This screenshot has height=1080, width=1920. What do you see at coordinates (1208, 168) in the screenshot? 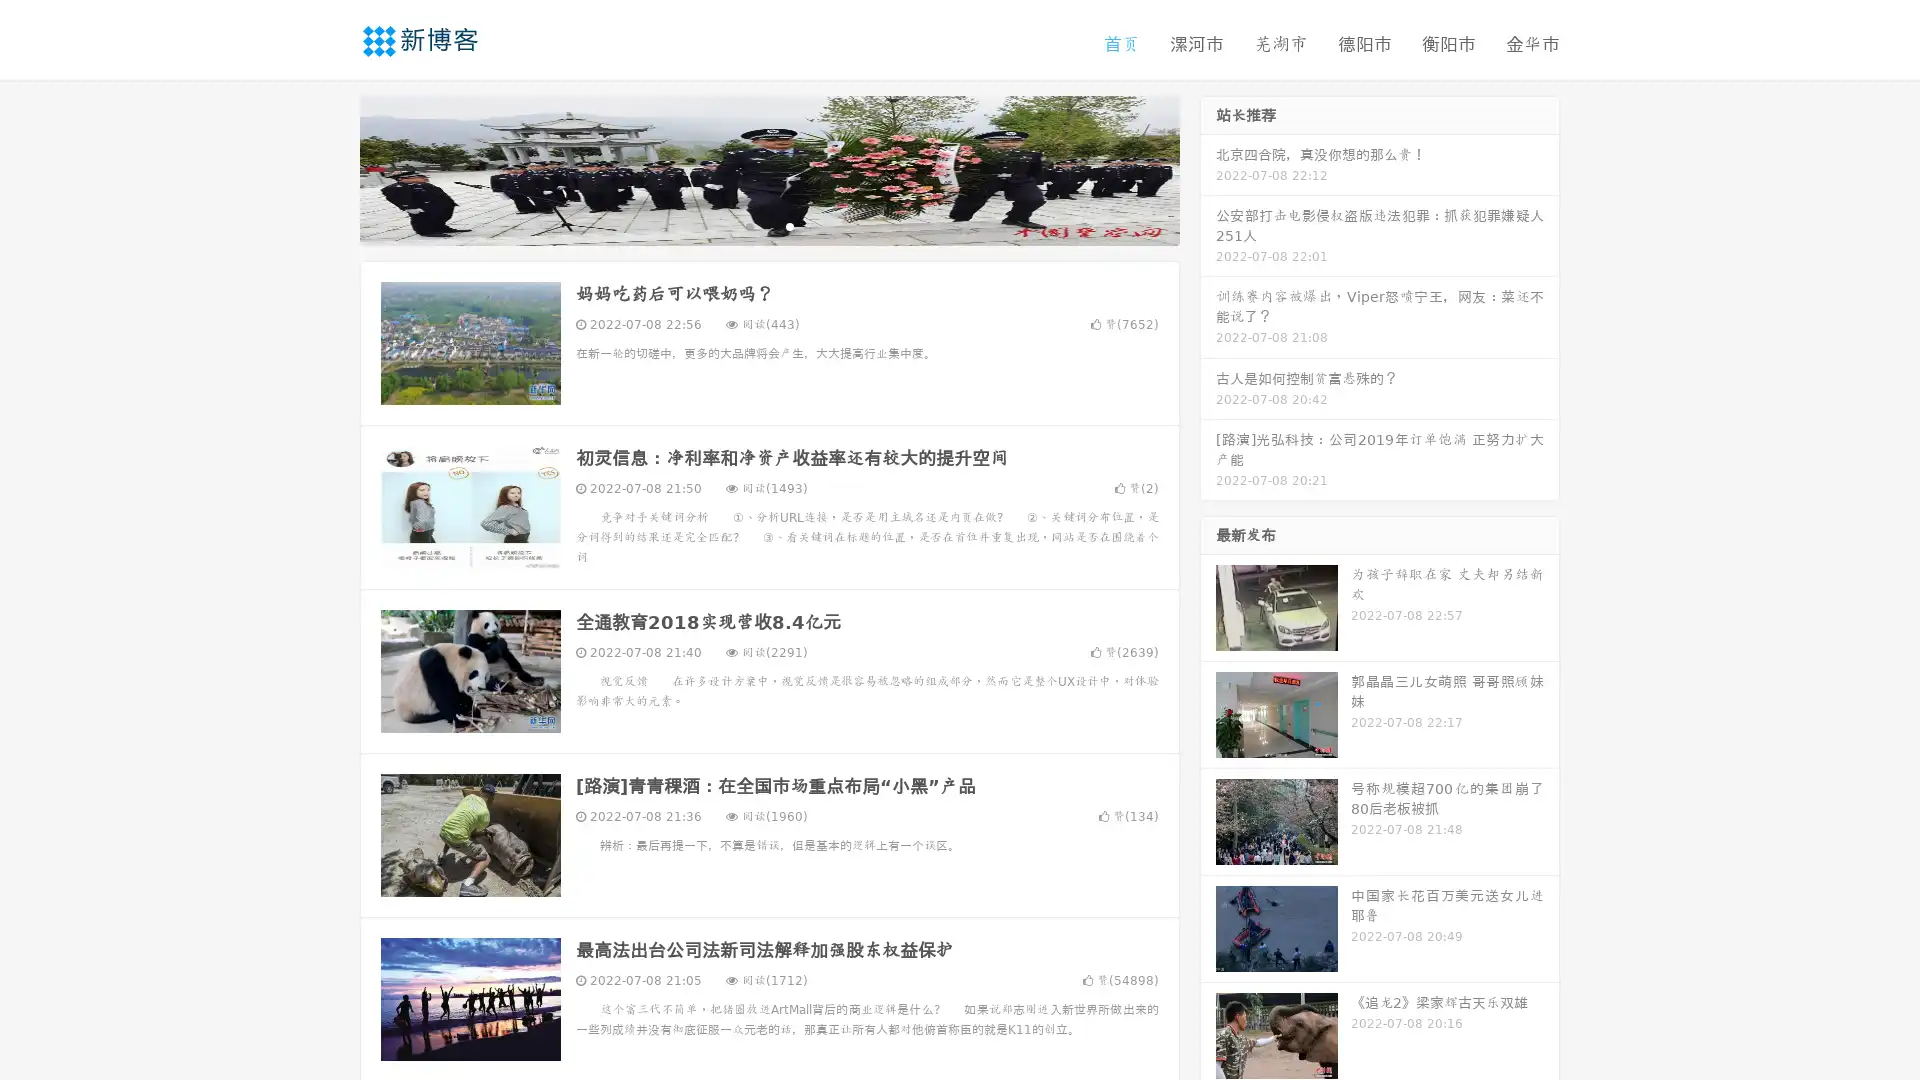
I see `Next slide` at bounding box center [1208, 168].